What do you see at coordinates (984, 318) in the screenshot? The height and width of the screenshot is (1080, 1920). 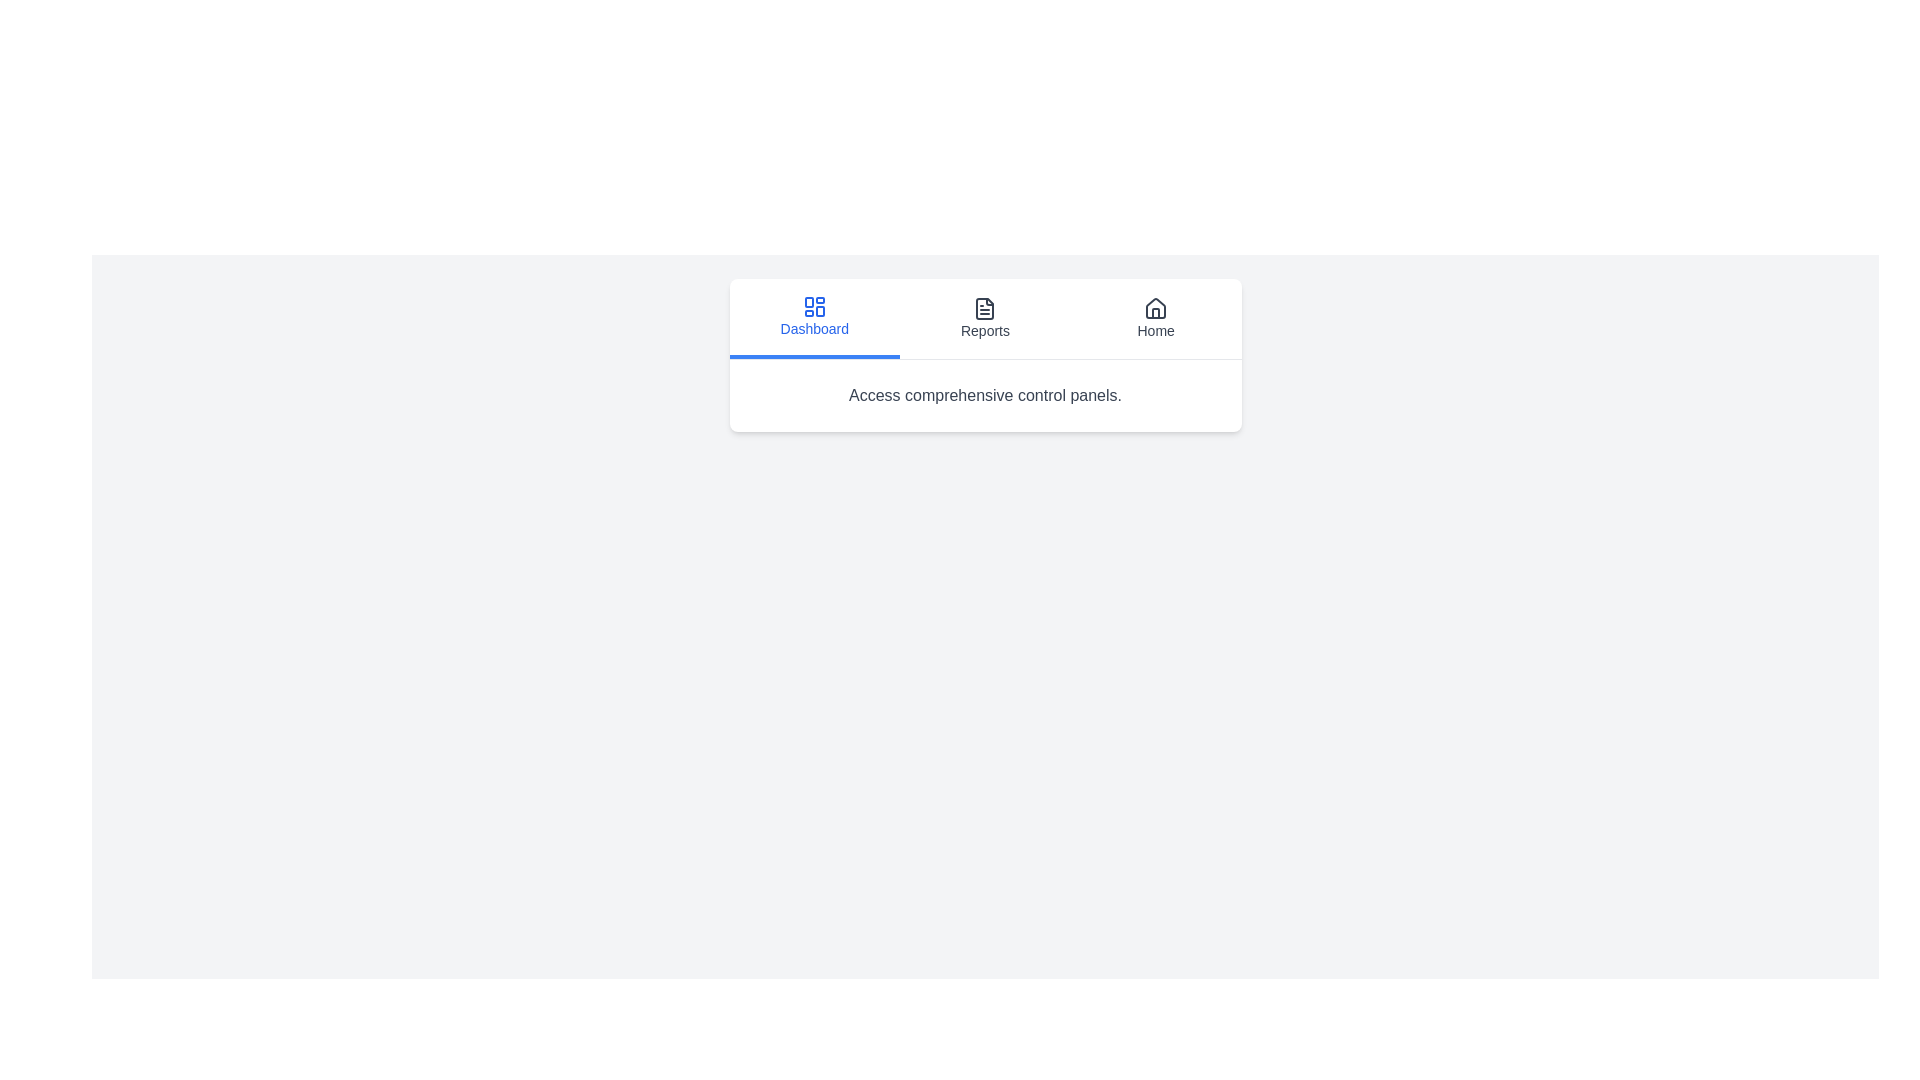 I see `the Reports tab to inspect its layout` at bounding box center [984, 318].